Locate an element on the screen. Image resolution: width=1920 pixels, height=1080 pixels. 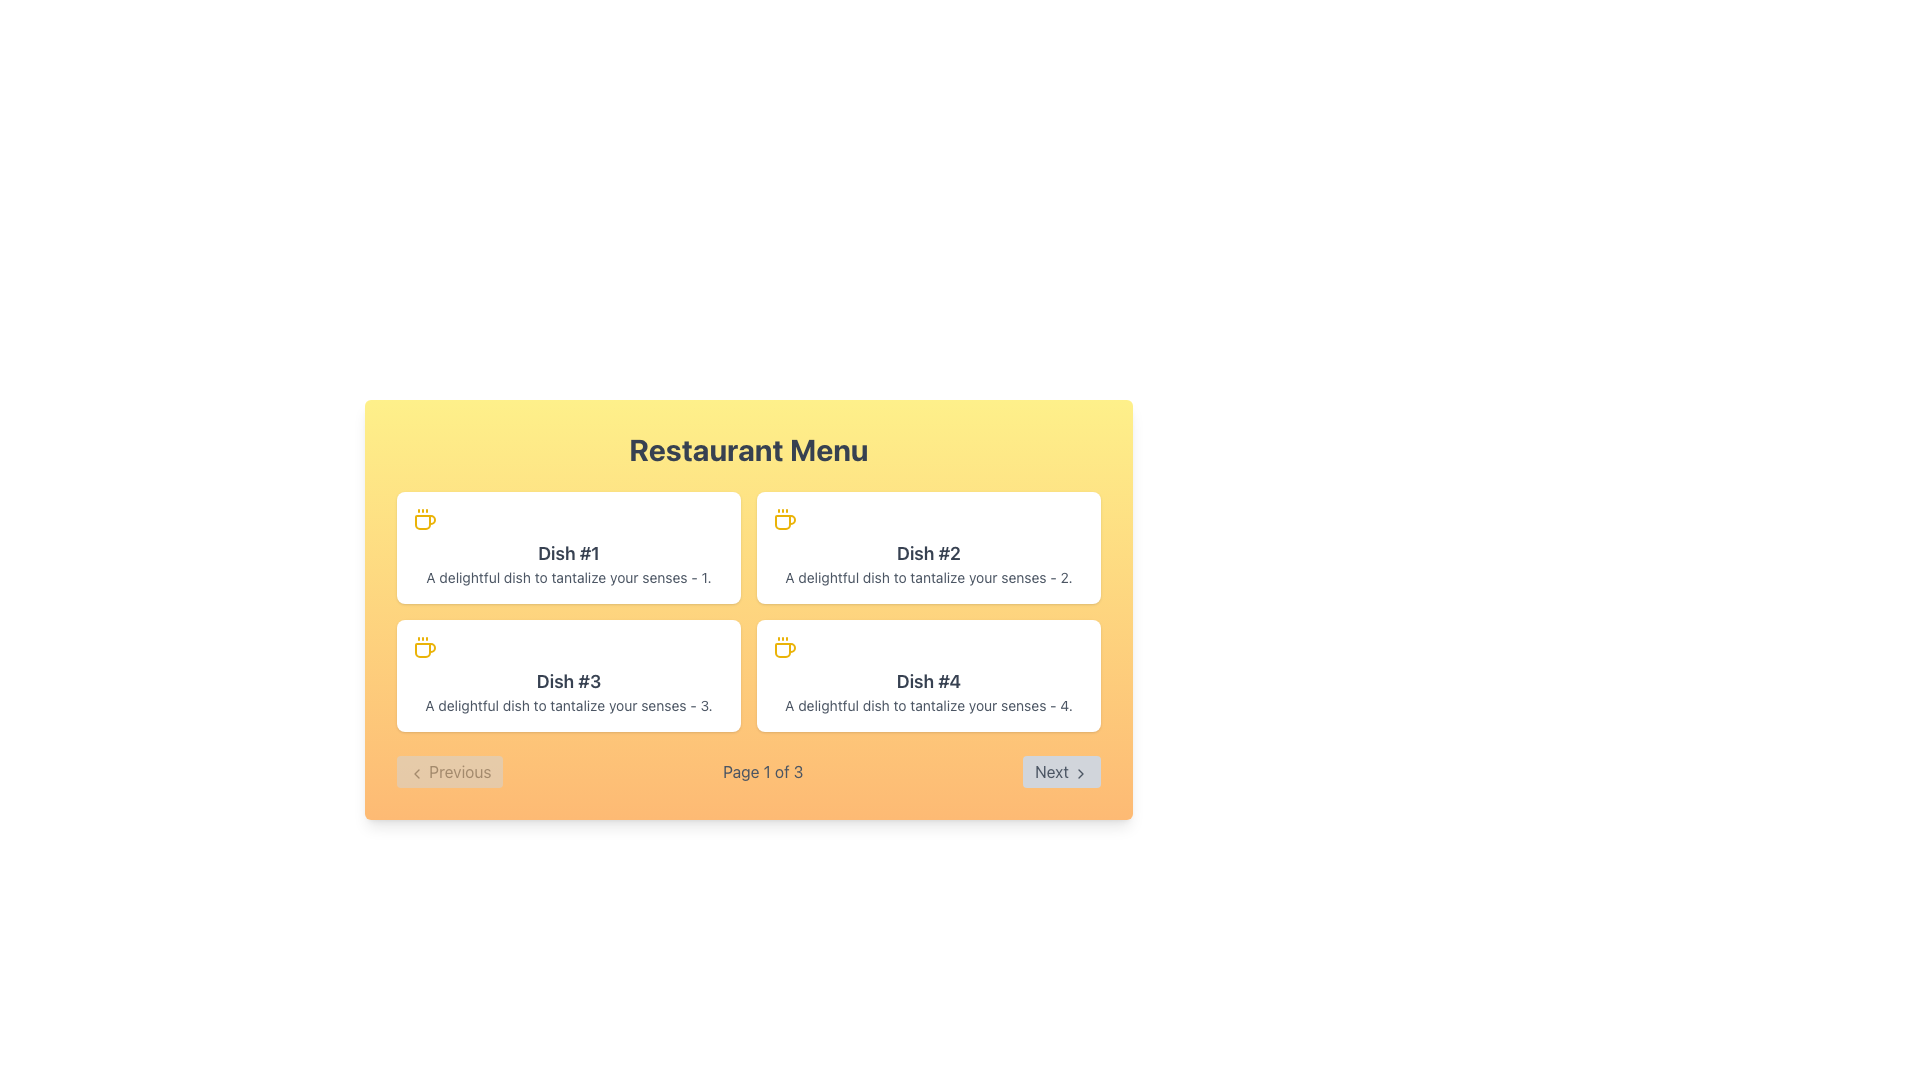
the descriptive text label associated with 'Dish #4', which is positioned directly below its title is located at coordinates (928, 704).